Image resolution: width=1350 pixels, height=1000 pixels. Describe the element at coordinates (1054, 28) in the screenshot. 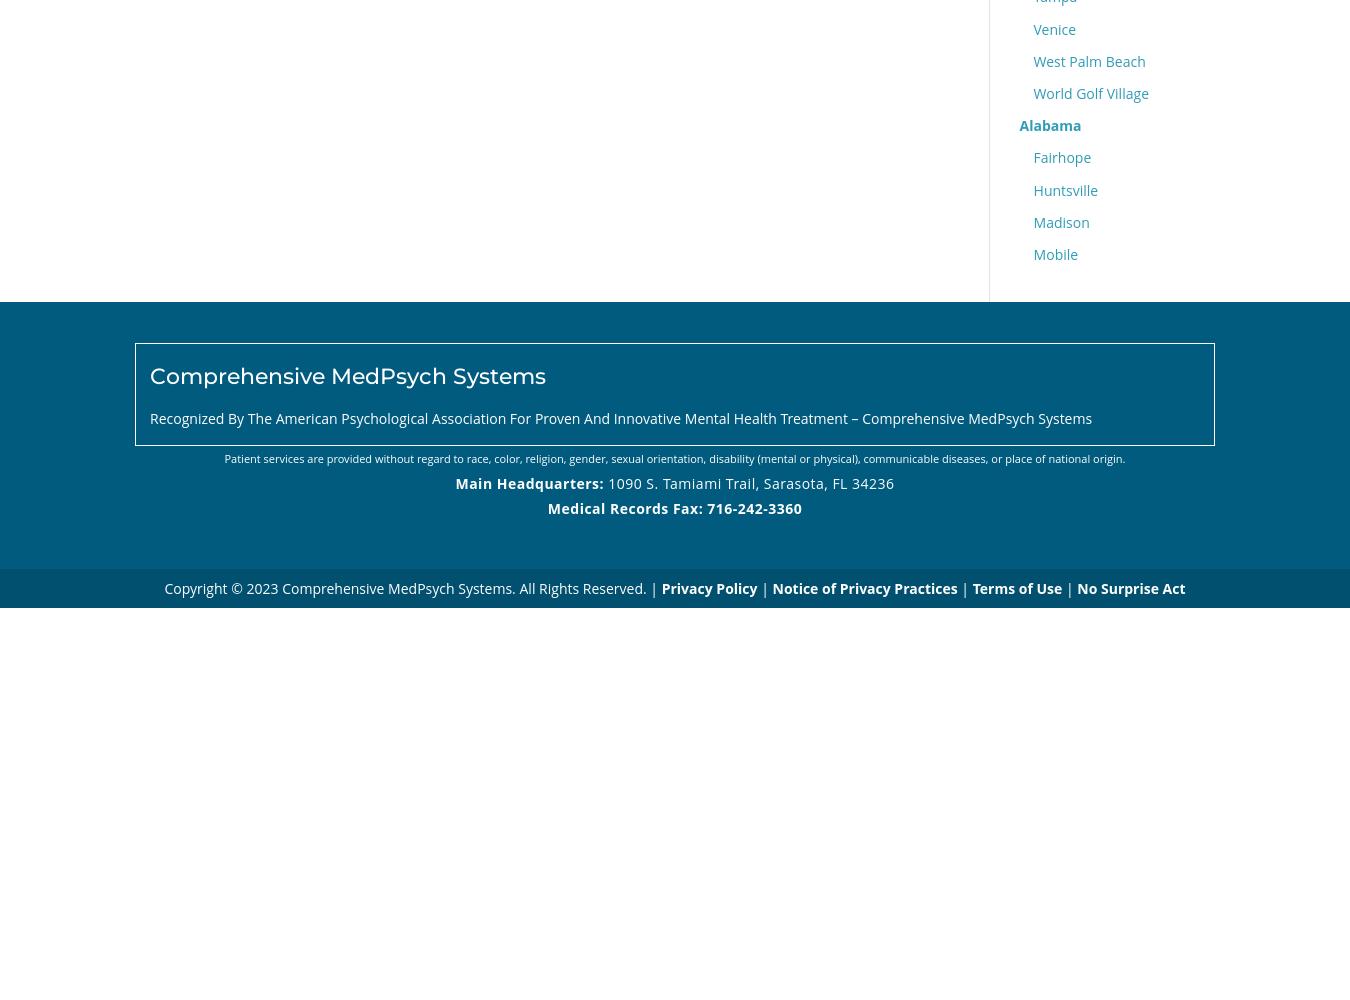

I see `'Venice'` at that location.